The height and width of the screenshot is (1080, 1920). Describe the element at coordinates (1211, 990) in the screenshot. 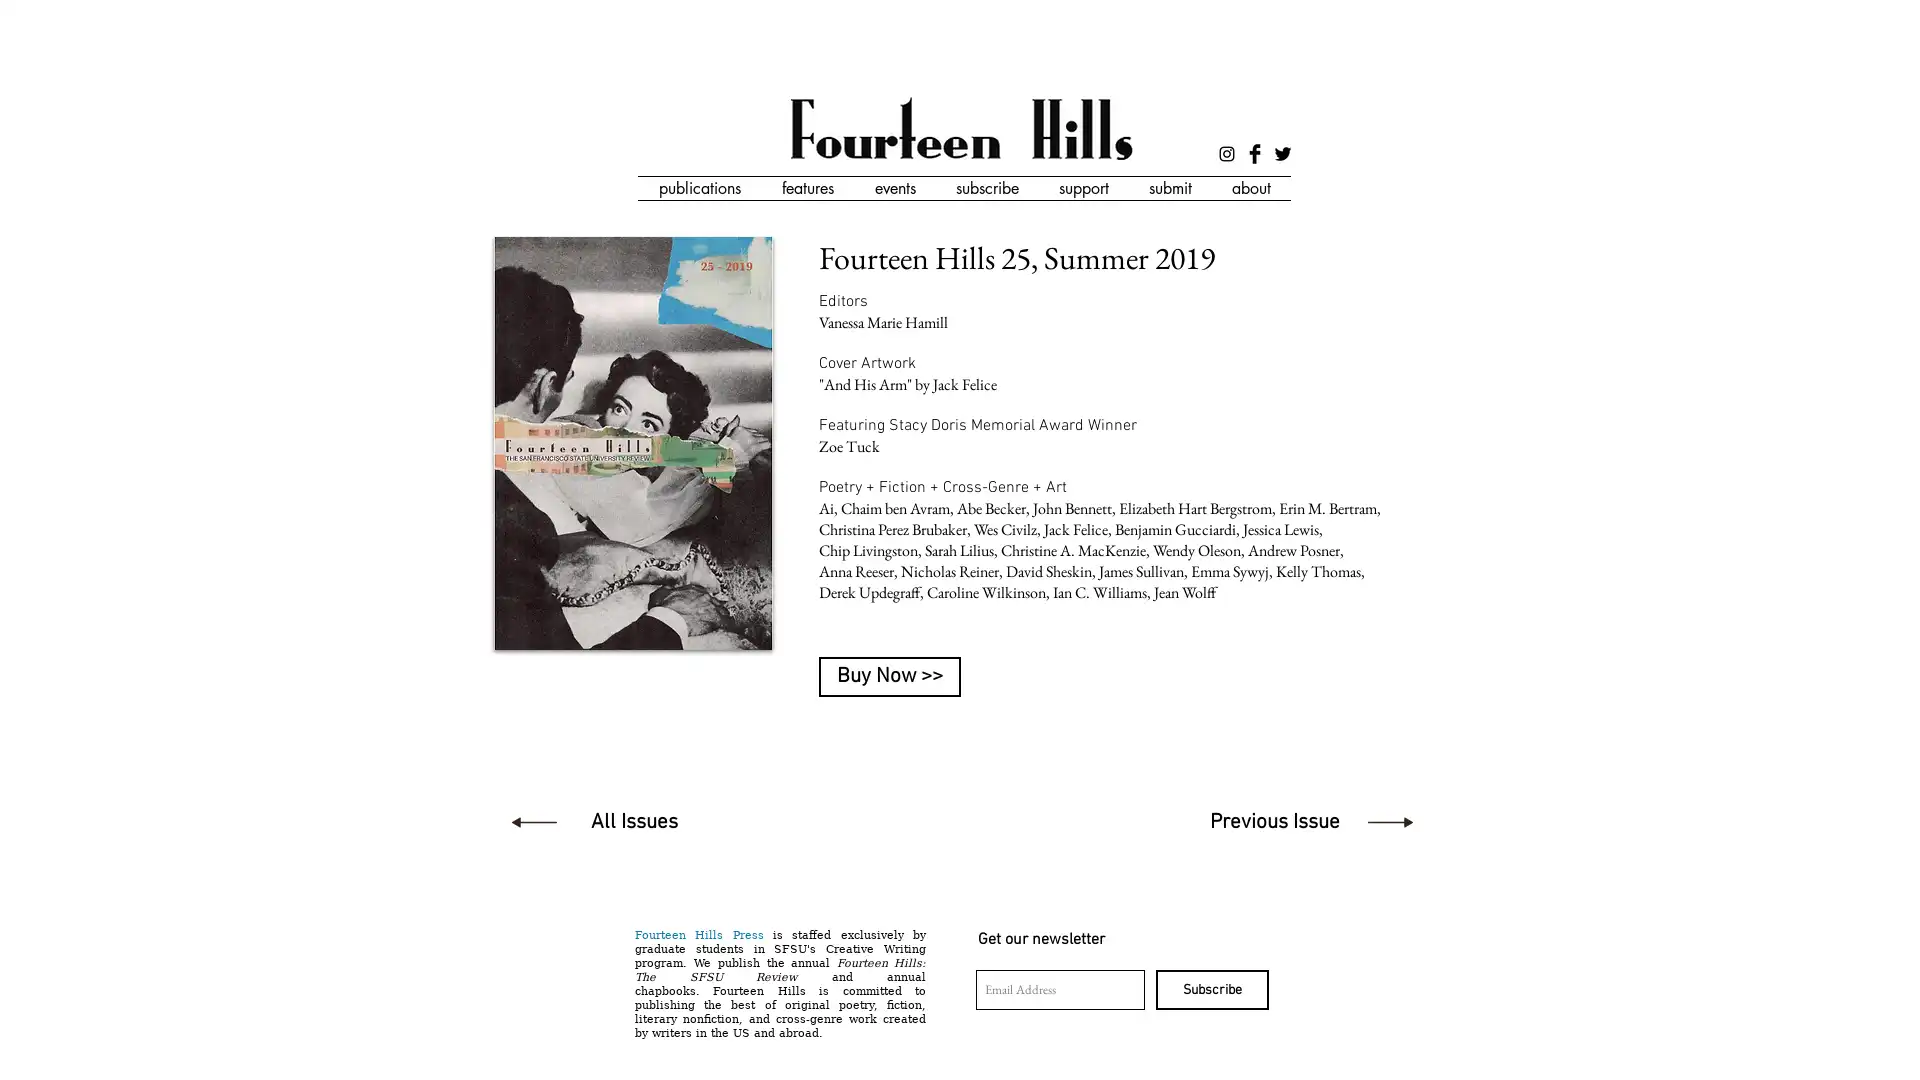

I see `Subscribe` at that location.